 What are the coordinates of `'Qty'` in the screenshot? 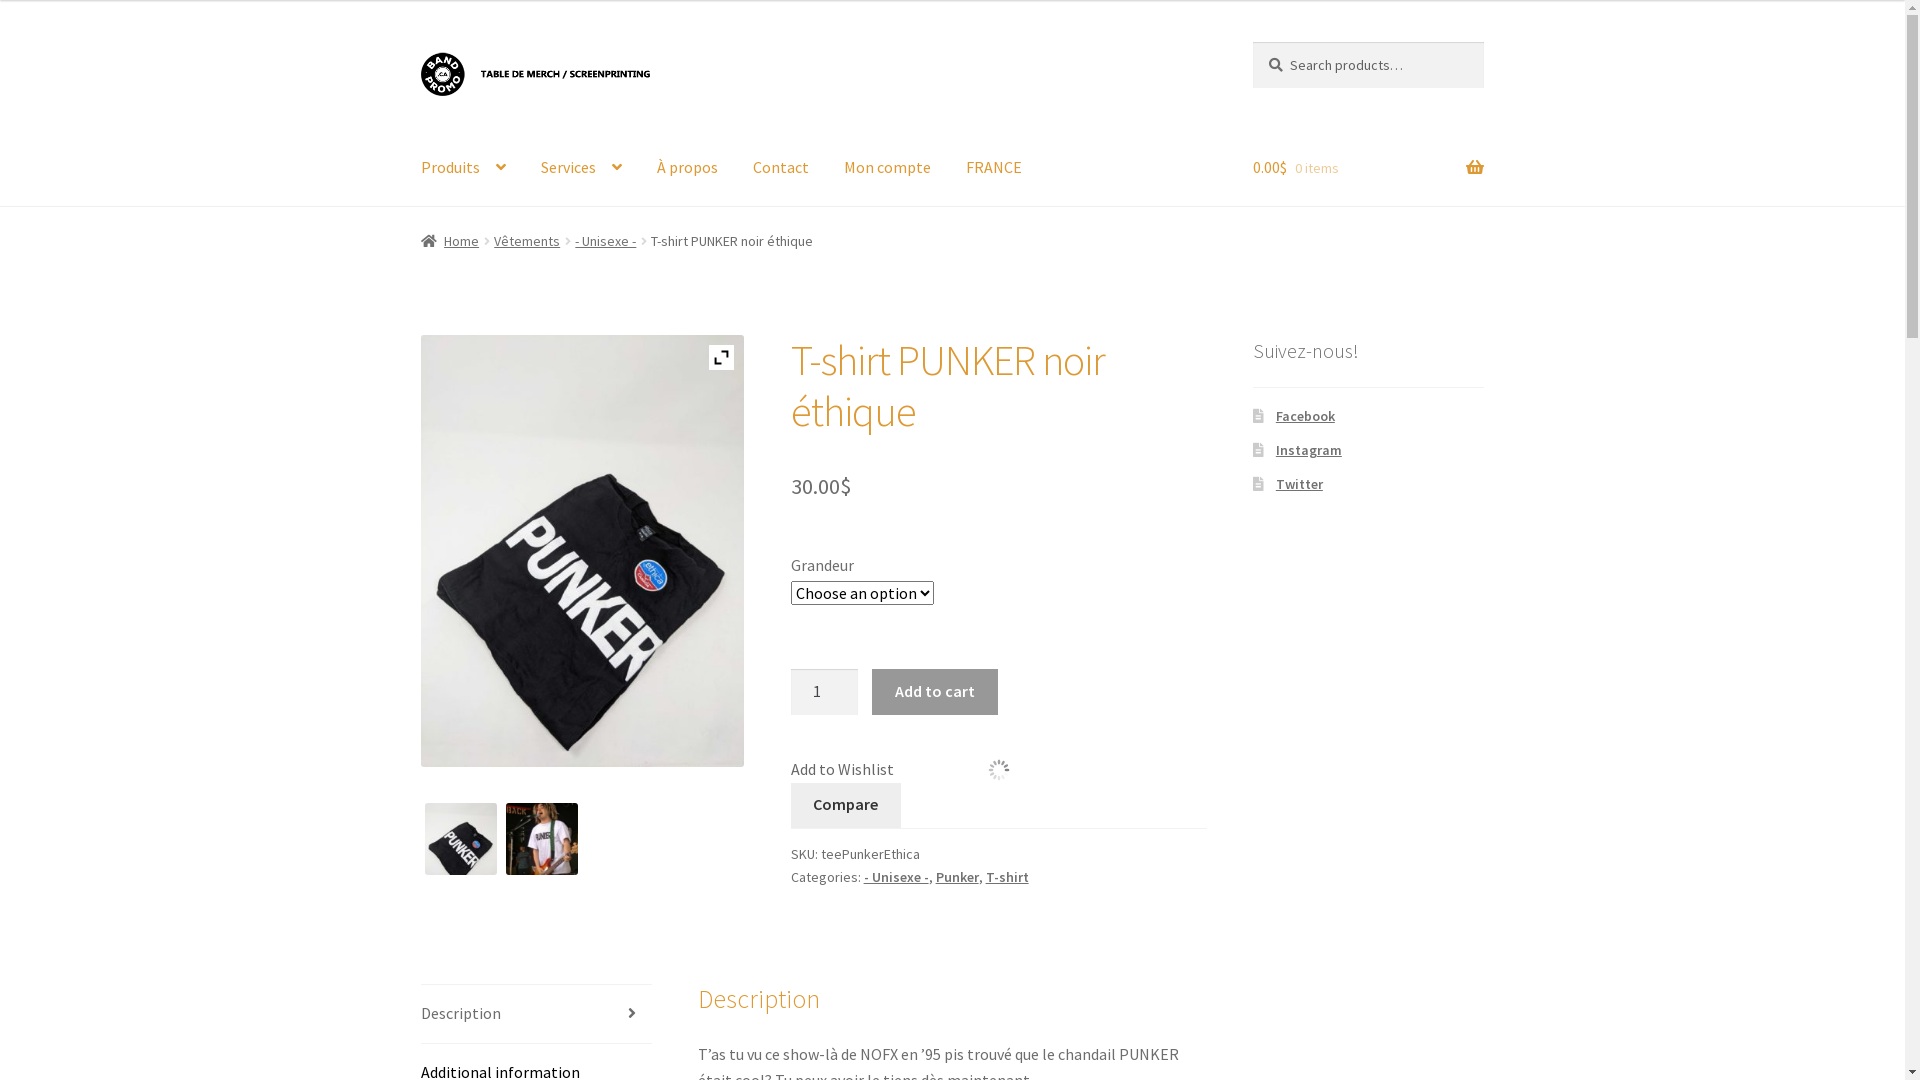 It's located at (825, 690).